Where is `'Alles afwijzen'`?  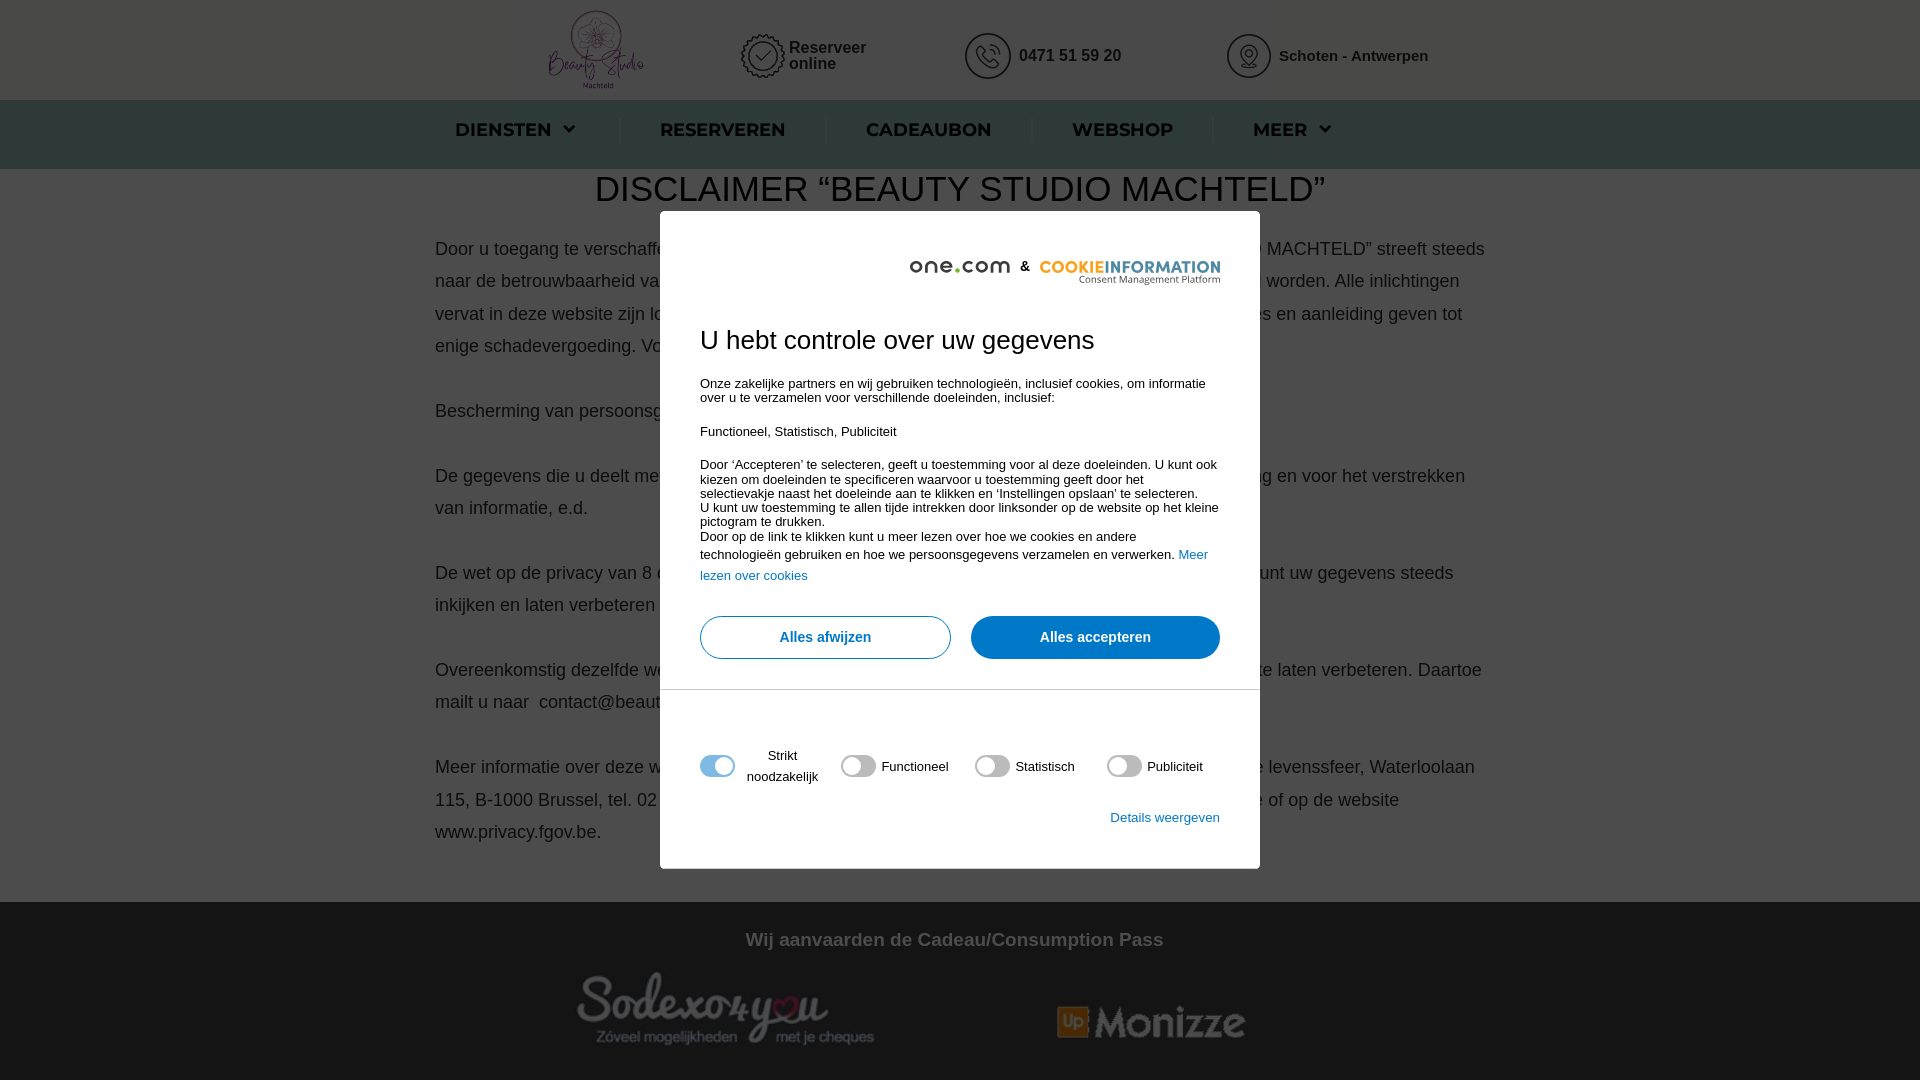
'Alles afwijzen' is located at coordinates (700, 637).